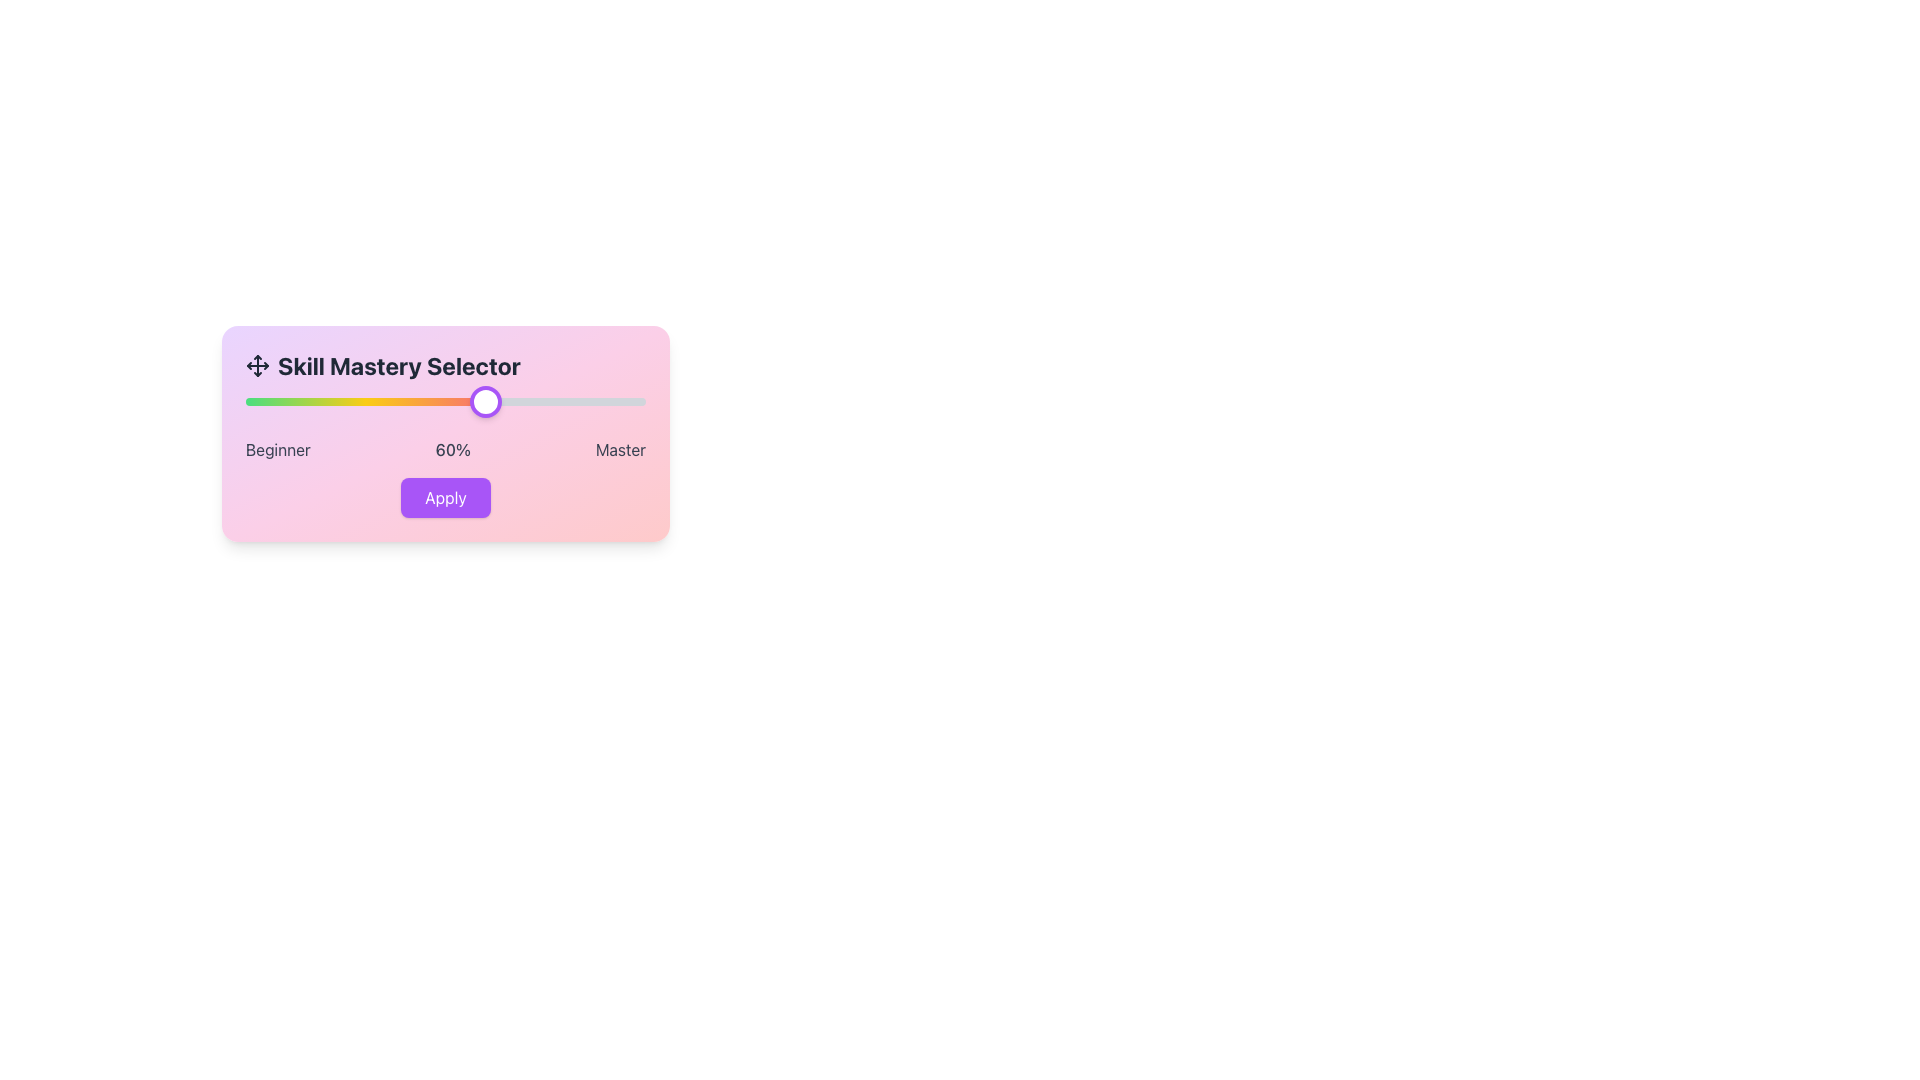 The width and height of the screenshot is (1920, 1080). Describe the element at coordinates (445, 496) in the screenshot. I see `the button at the center of the 'Skill Mastery Selector' card to apply the selected skill mastery level` at that location.